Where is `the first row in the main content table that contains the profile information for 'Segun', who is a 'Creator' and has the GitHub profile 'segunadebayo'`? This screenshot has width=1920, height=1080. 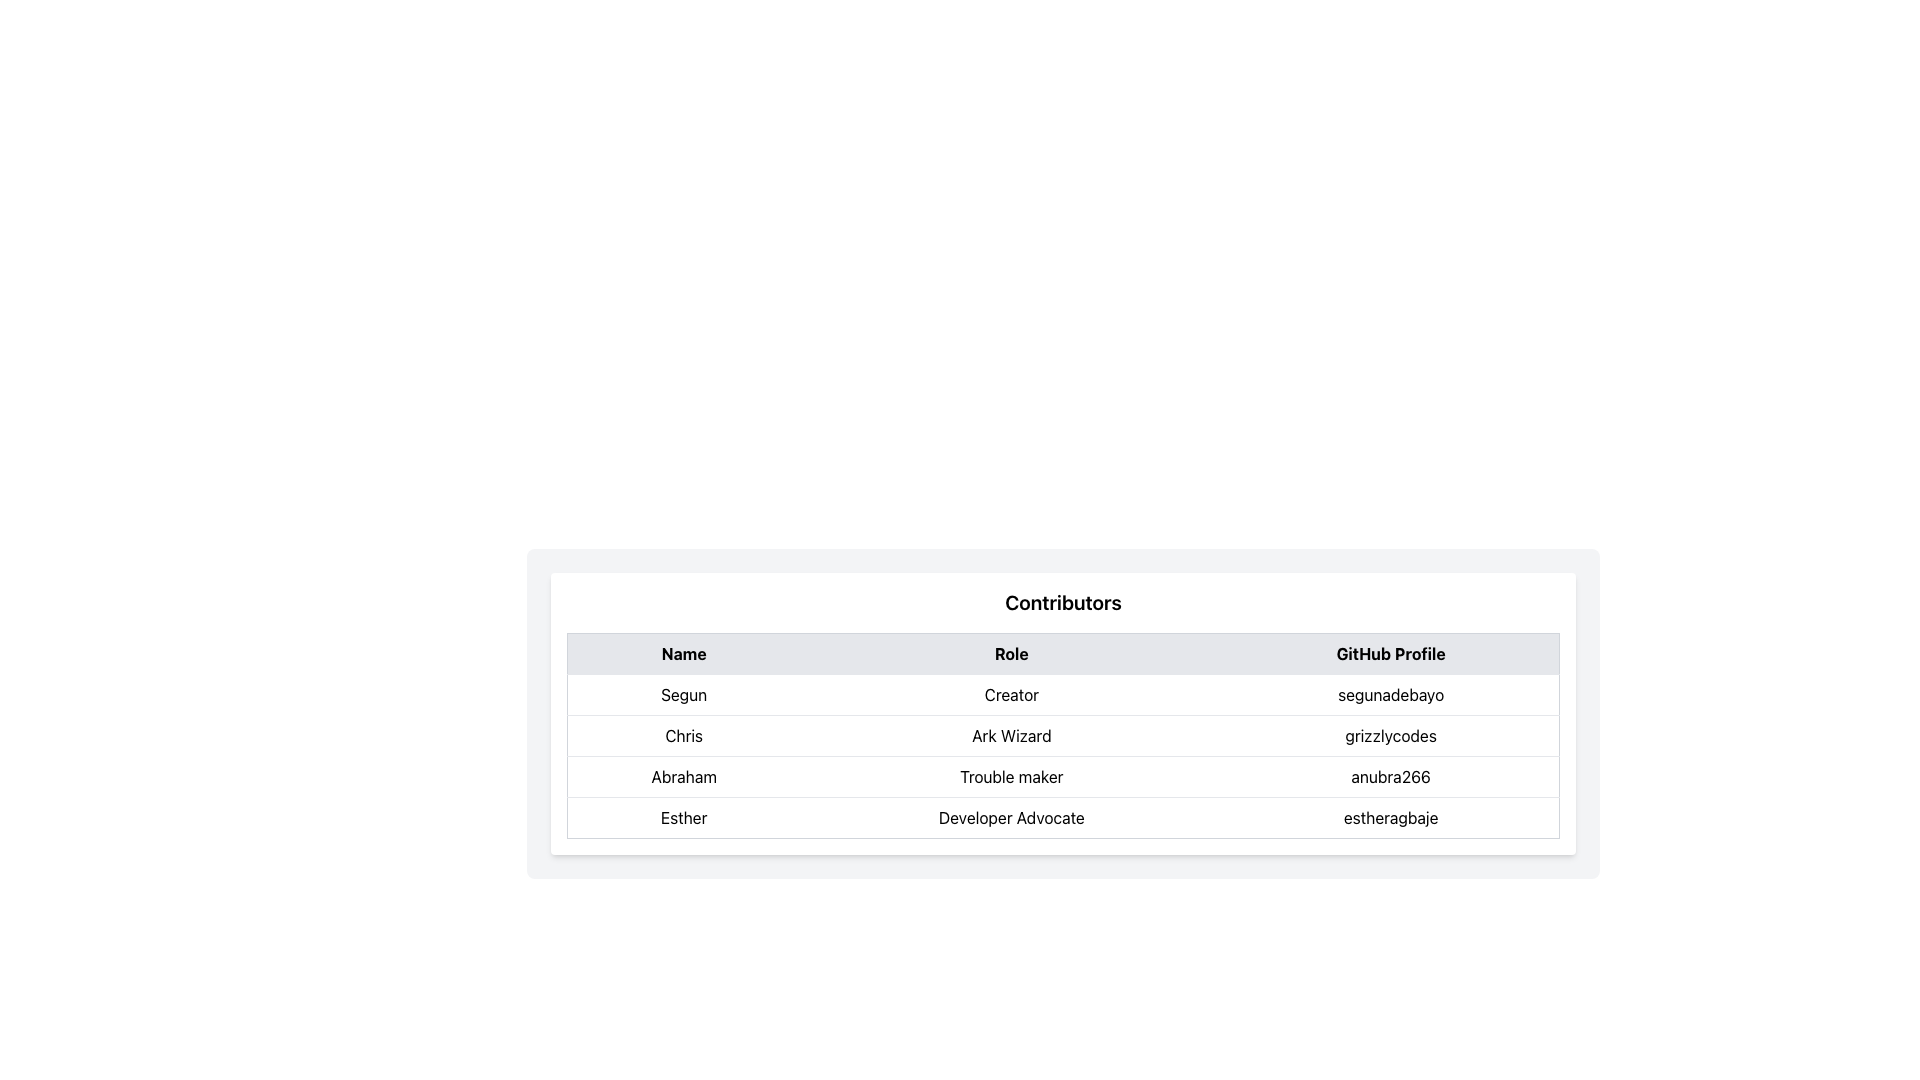
the first row in the main content table that contains the profile information for 'Segun', who is a 'Creator' and has the GitHub profile 'segunadebayo' is located at coordinates (1062, 693).